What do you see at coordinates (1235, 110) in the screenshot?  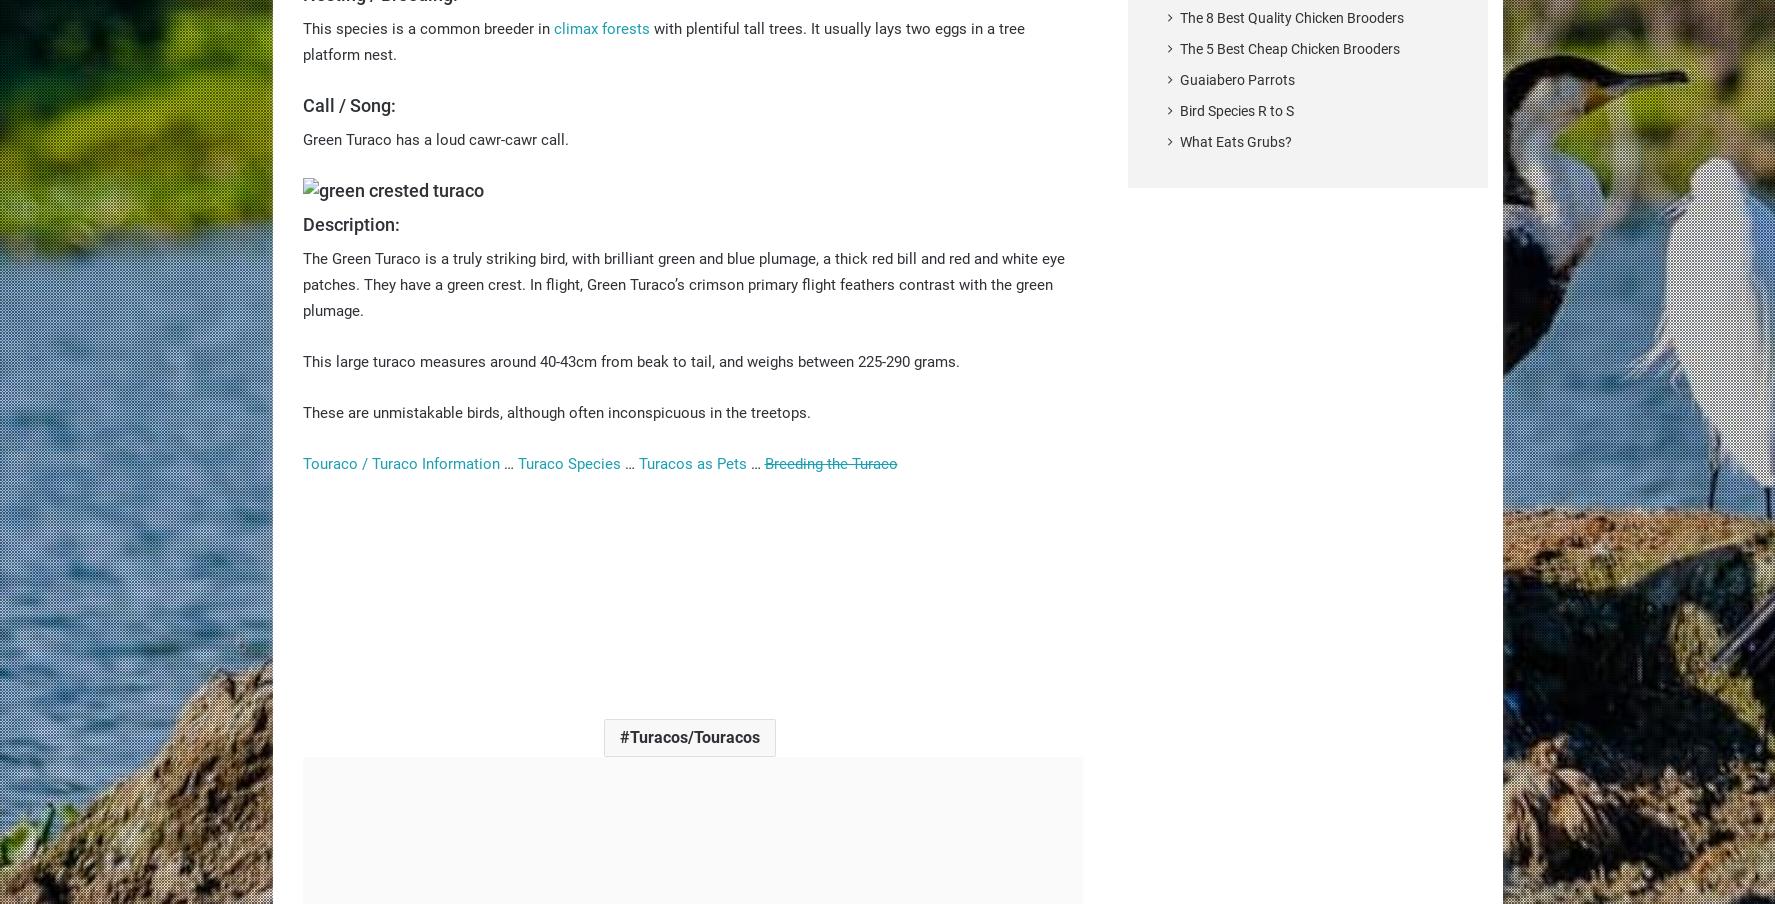 I see `'Bird Species R to S'` at bounding box center [1235, 110].